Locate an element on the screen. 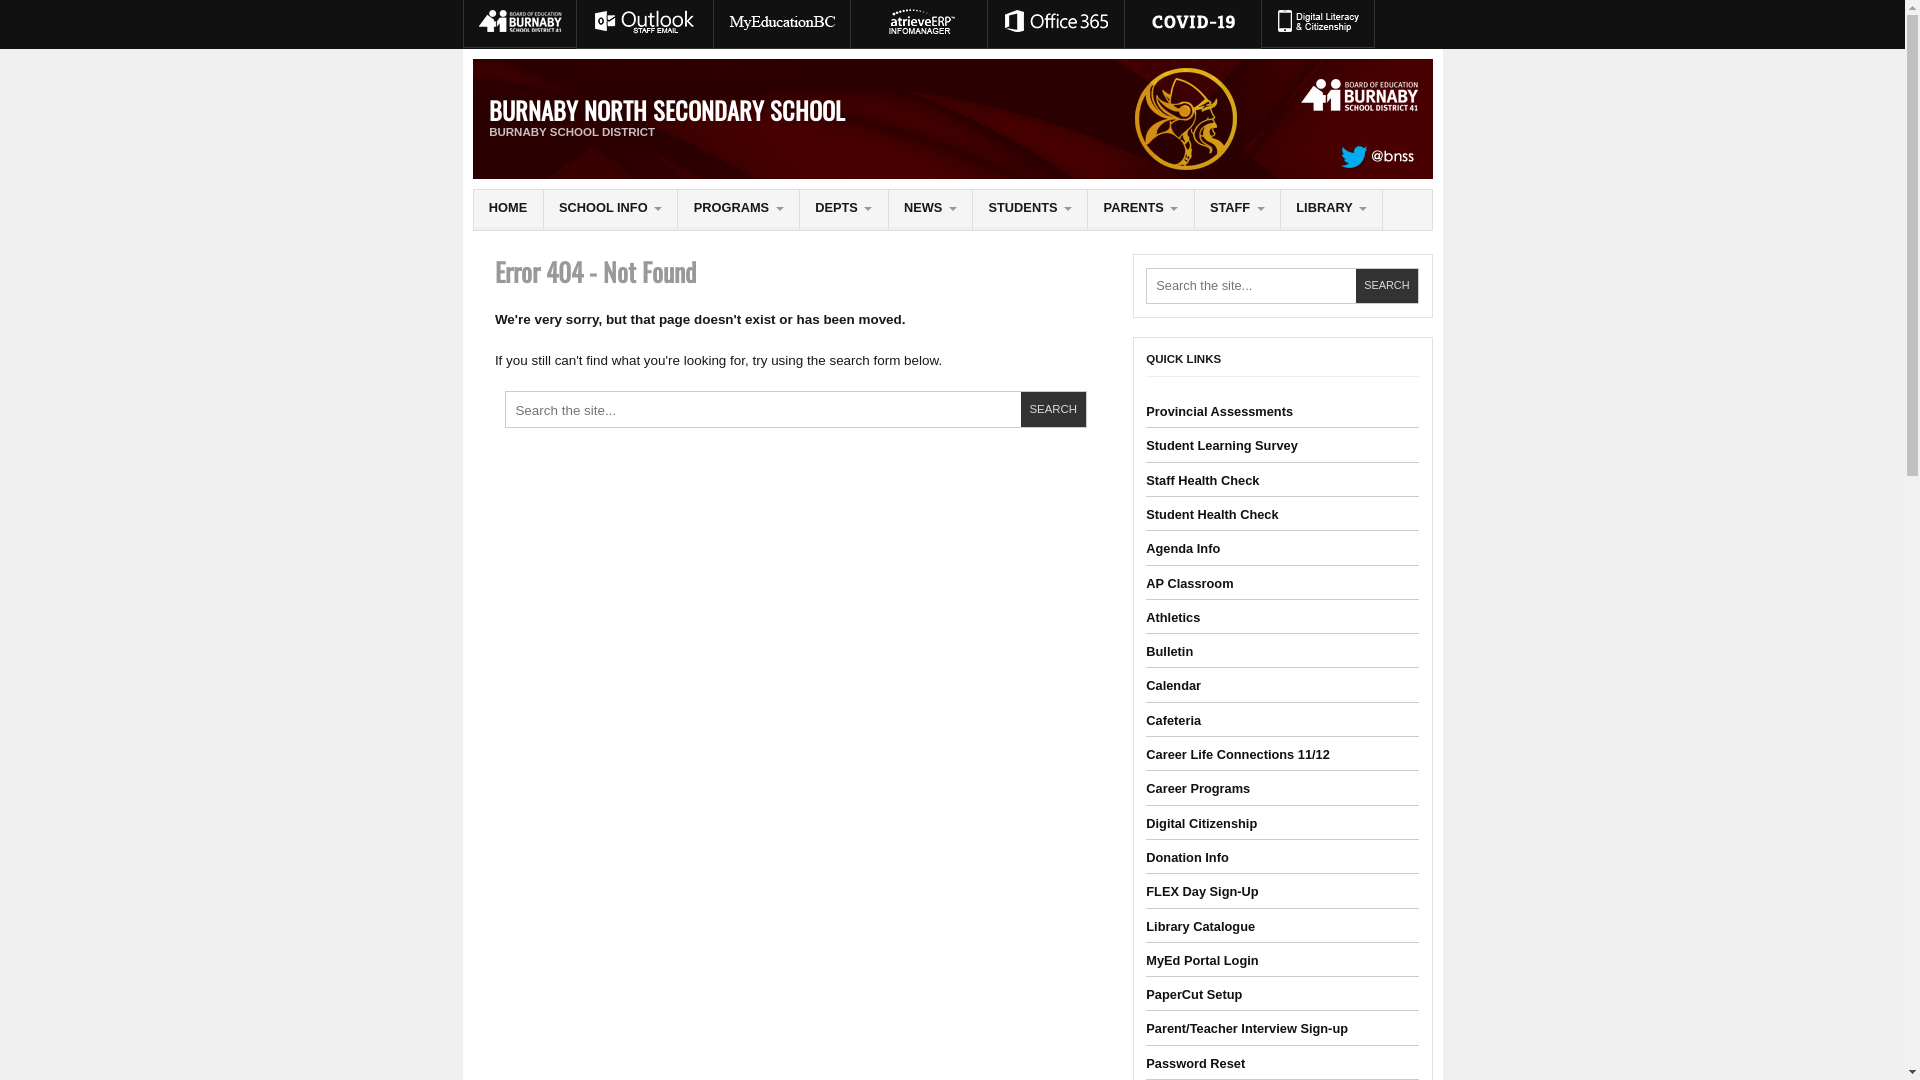  'Career Programs' is located at coordinates (1146, 787).